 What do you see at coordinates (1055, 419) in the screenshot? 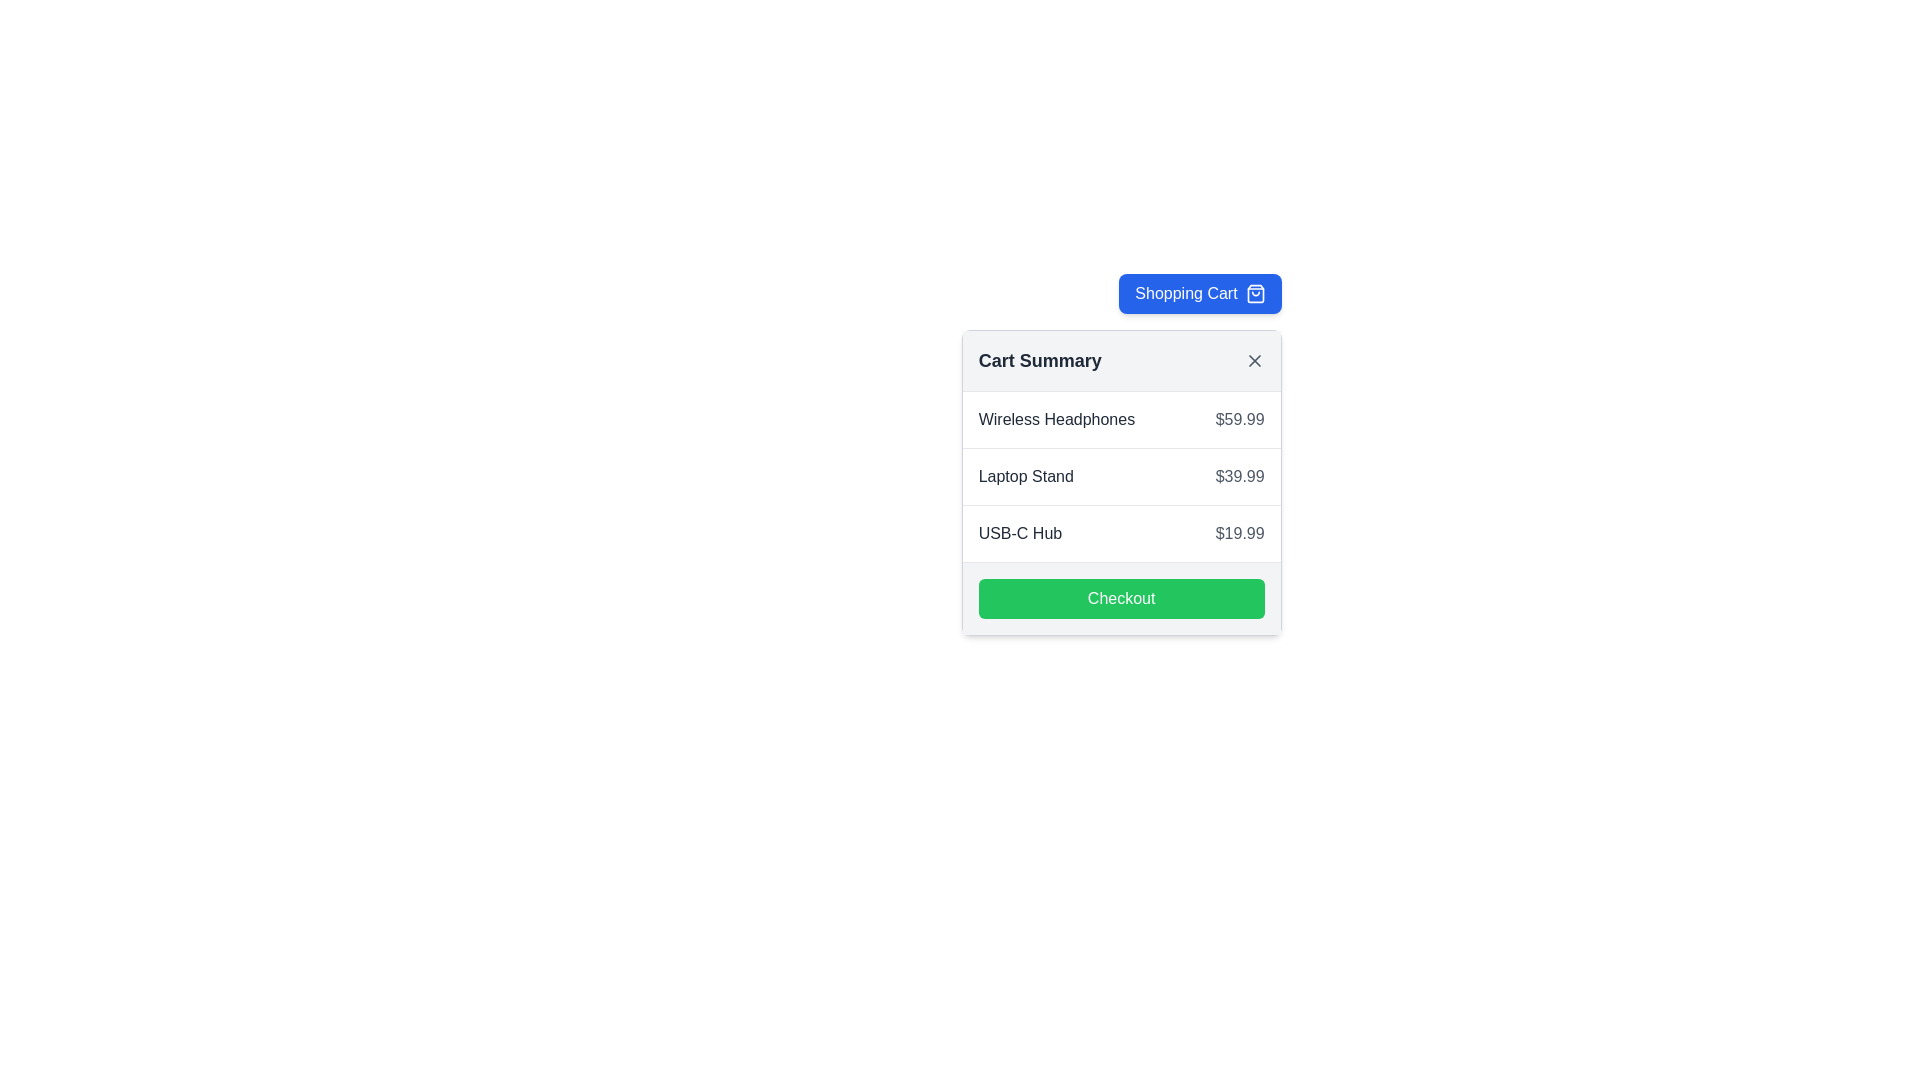
I see `the Text Label describing the product 'Wireless Headphones' in the Cart Summary section of the shopping cart interface` at bounding box center [1055, 419].